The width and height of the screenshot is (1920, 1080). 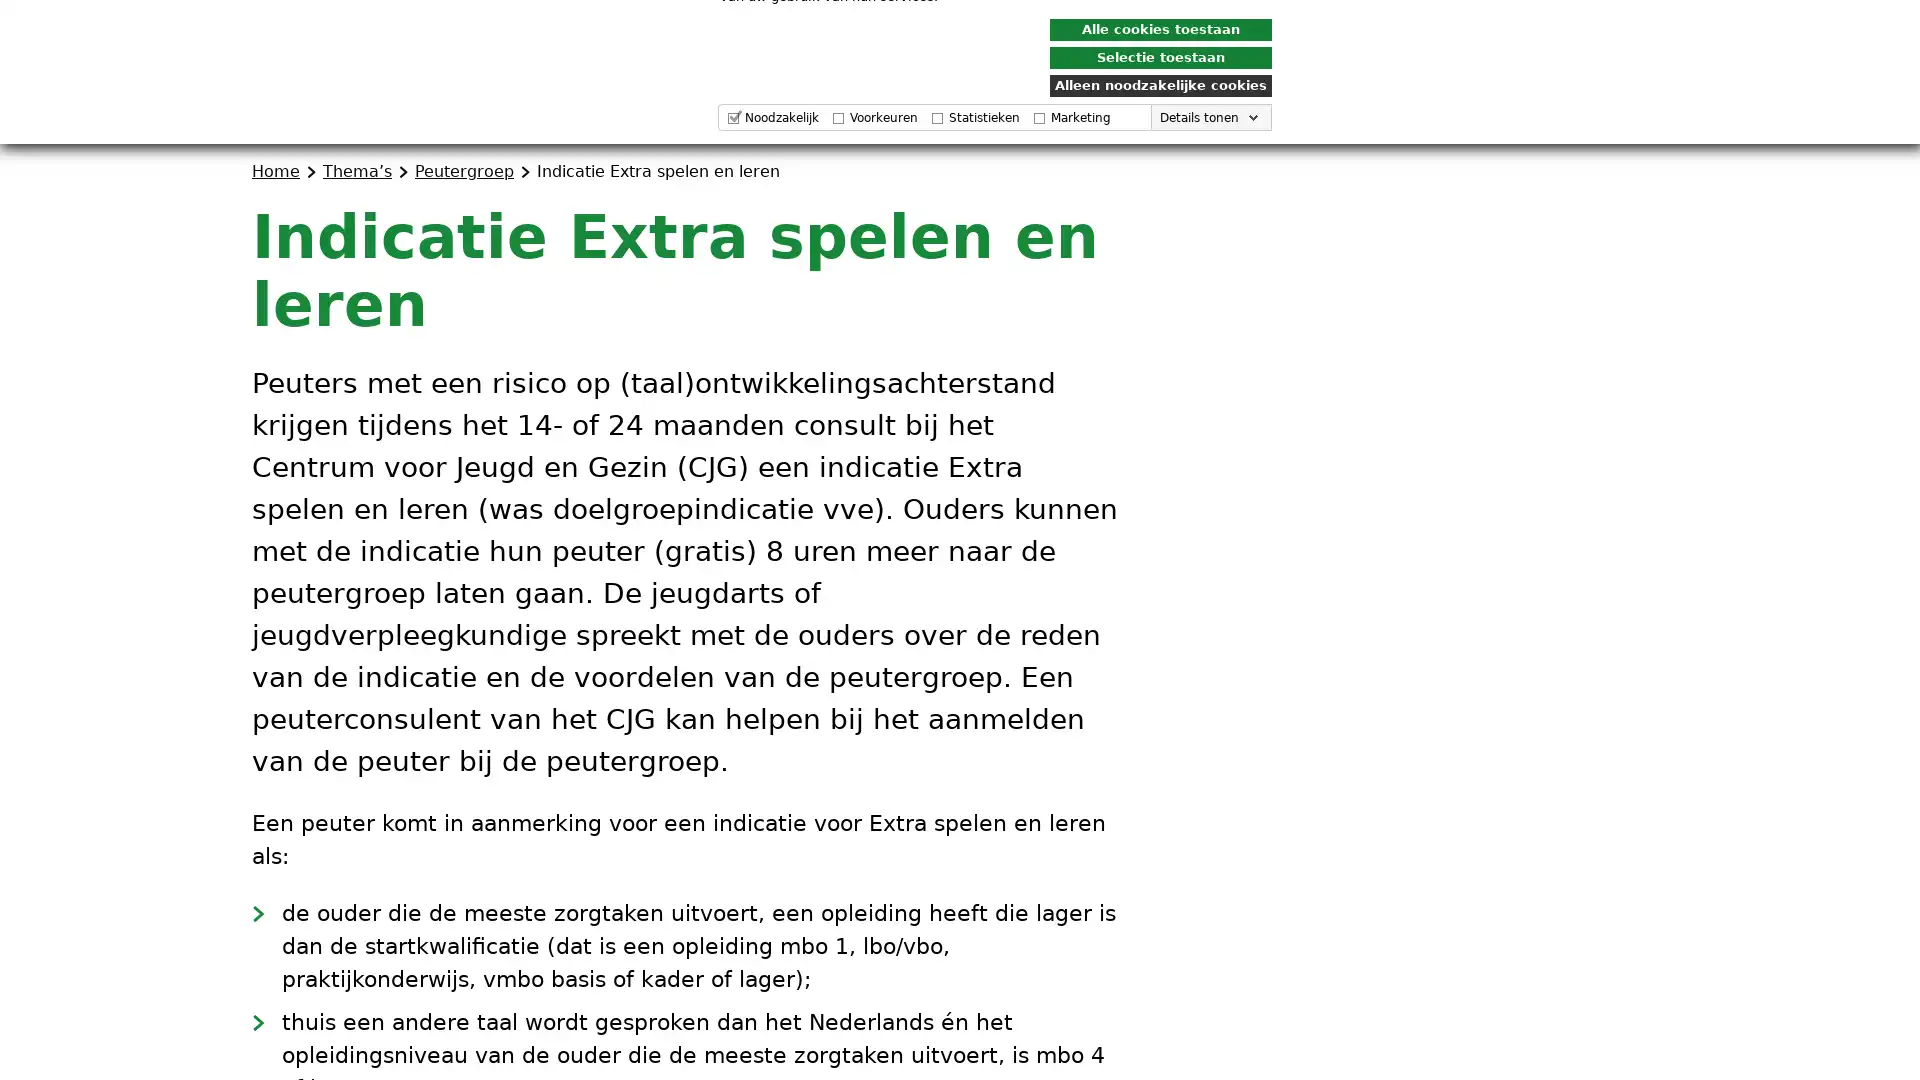 I want to click on Zoeken, so click(x=1640, y=93).